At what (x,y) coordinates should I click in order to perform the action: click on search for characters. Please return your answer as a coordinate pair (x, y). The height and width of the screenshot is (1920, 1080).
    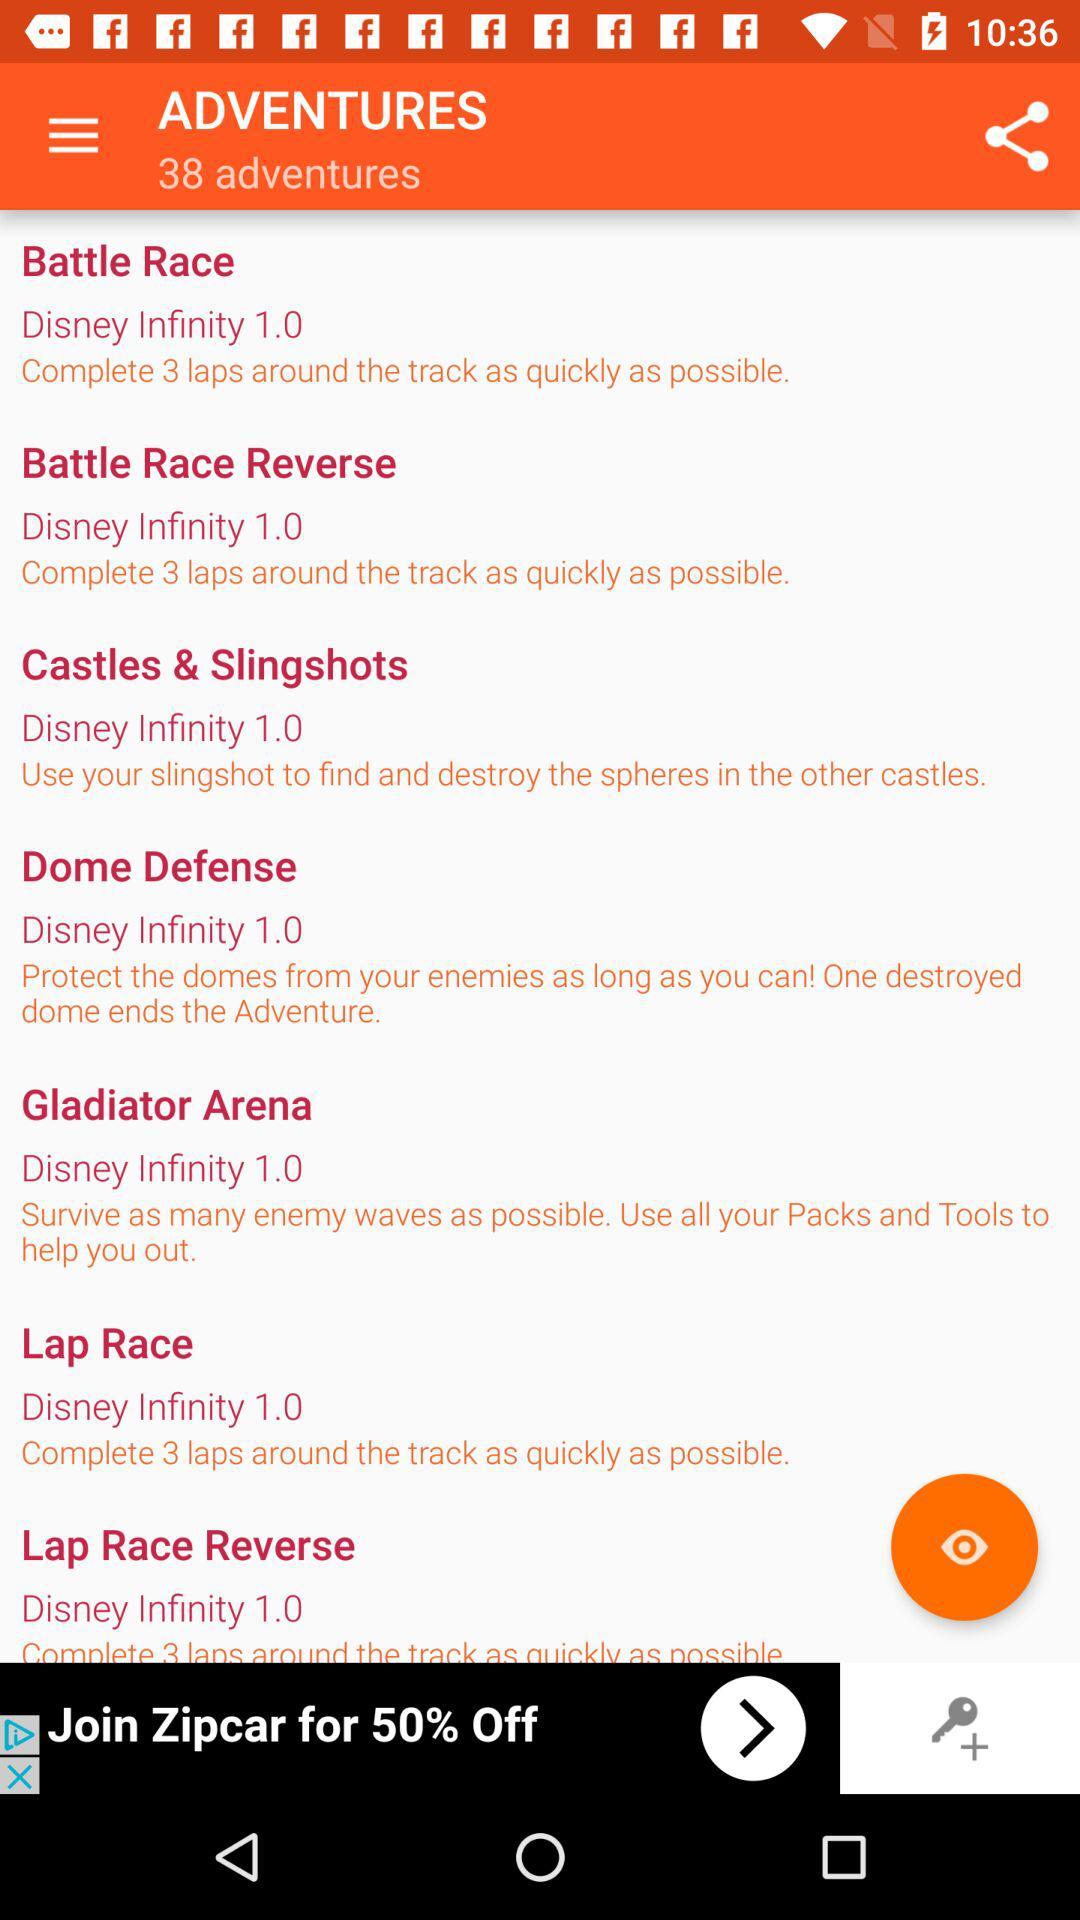
    Looking at the image, I should click on (963, 1546).